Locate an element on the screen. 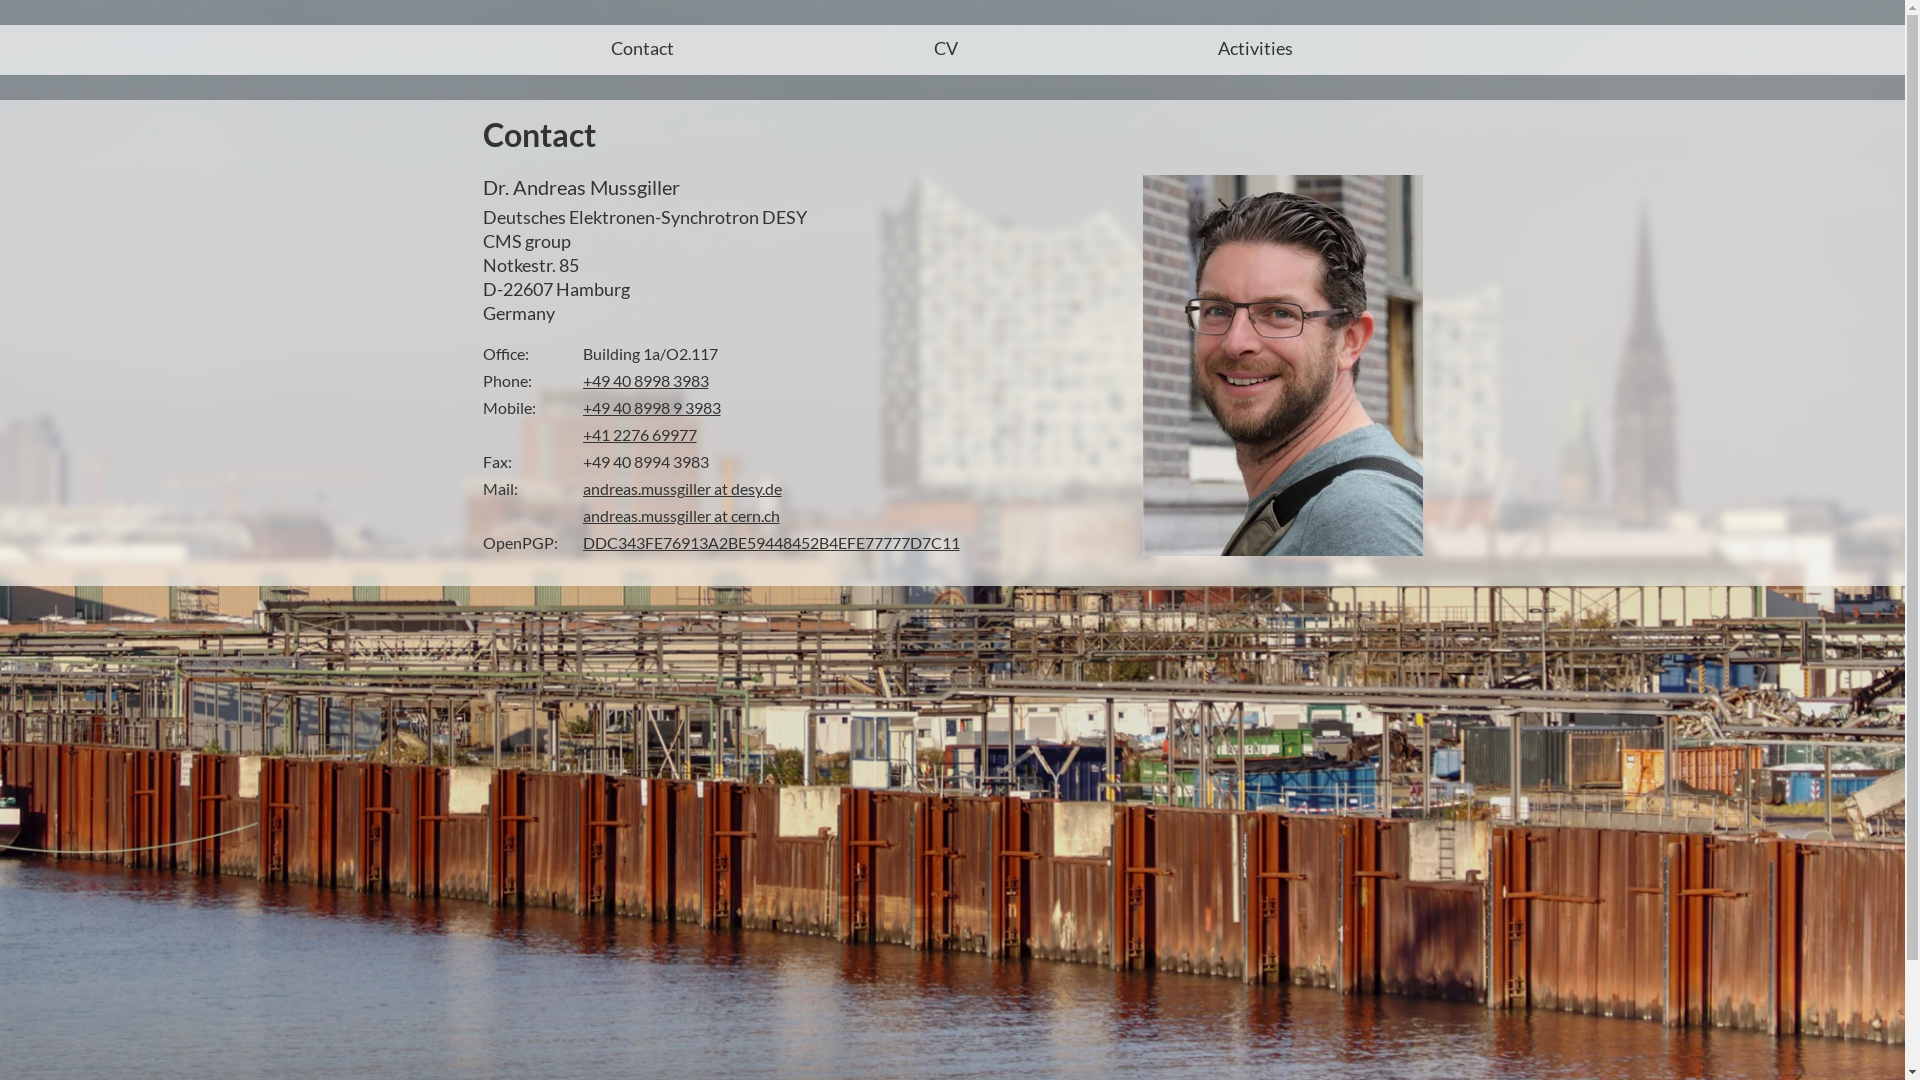 This screenshot has height=1080, width=1920. 'andreas.mussgiller at desy.de' is located at coordinates (681, 488).